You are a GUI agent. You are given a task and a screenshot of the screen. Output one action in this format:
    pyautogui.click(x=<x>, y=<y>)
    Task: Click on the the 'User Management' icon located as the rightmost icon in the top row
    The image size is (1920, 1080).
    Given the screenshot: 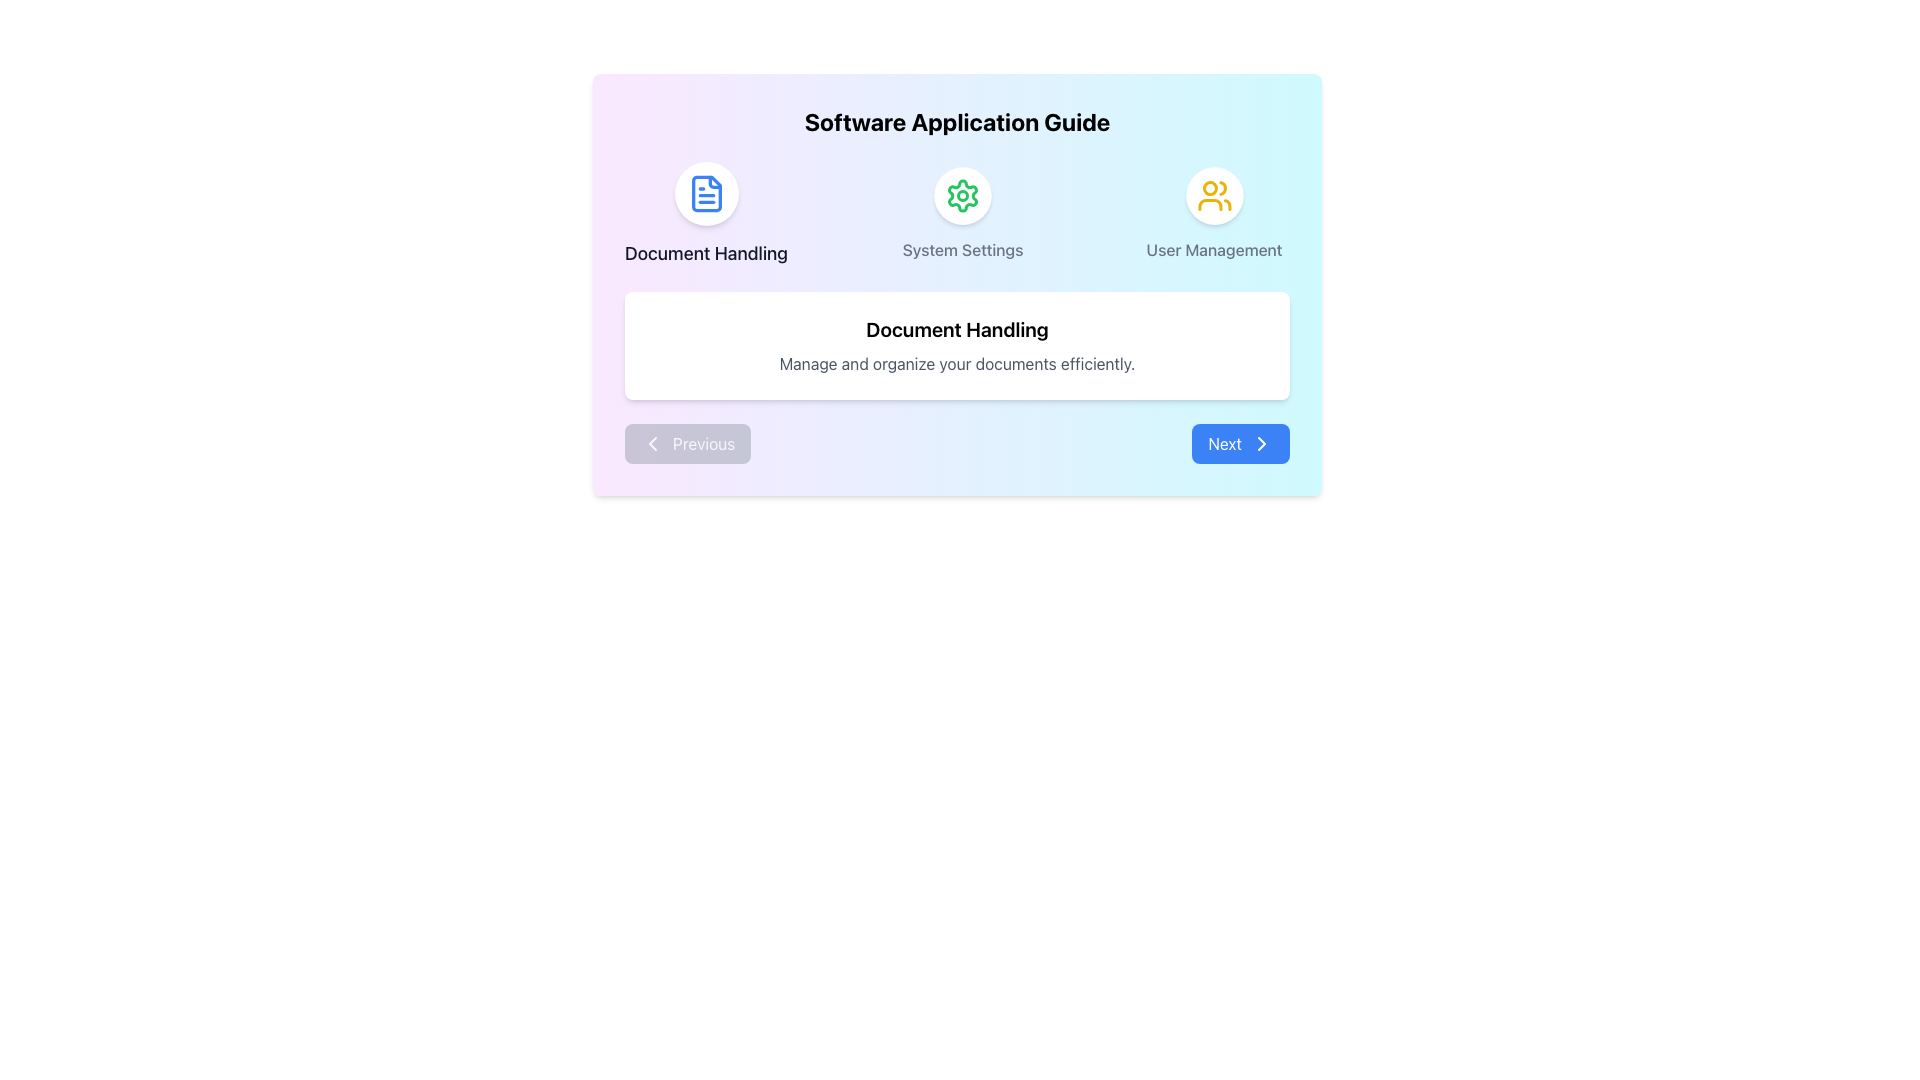 What is the action you would take?
    pyautogui.click(x=1213, y=196)
    